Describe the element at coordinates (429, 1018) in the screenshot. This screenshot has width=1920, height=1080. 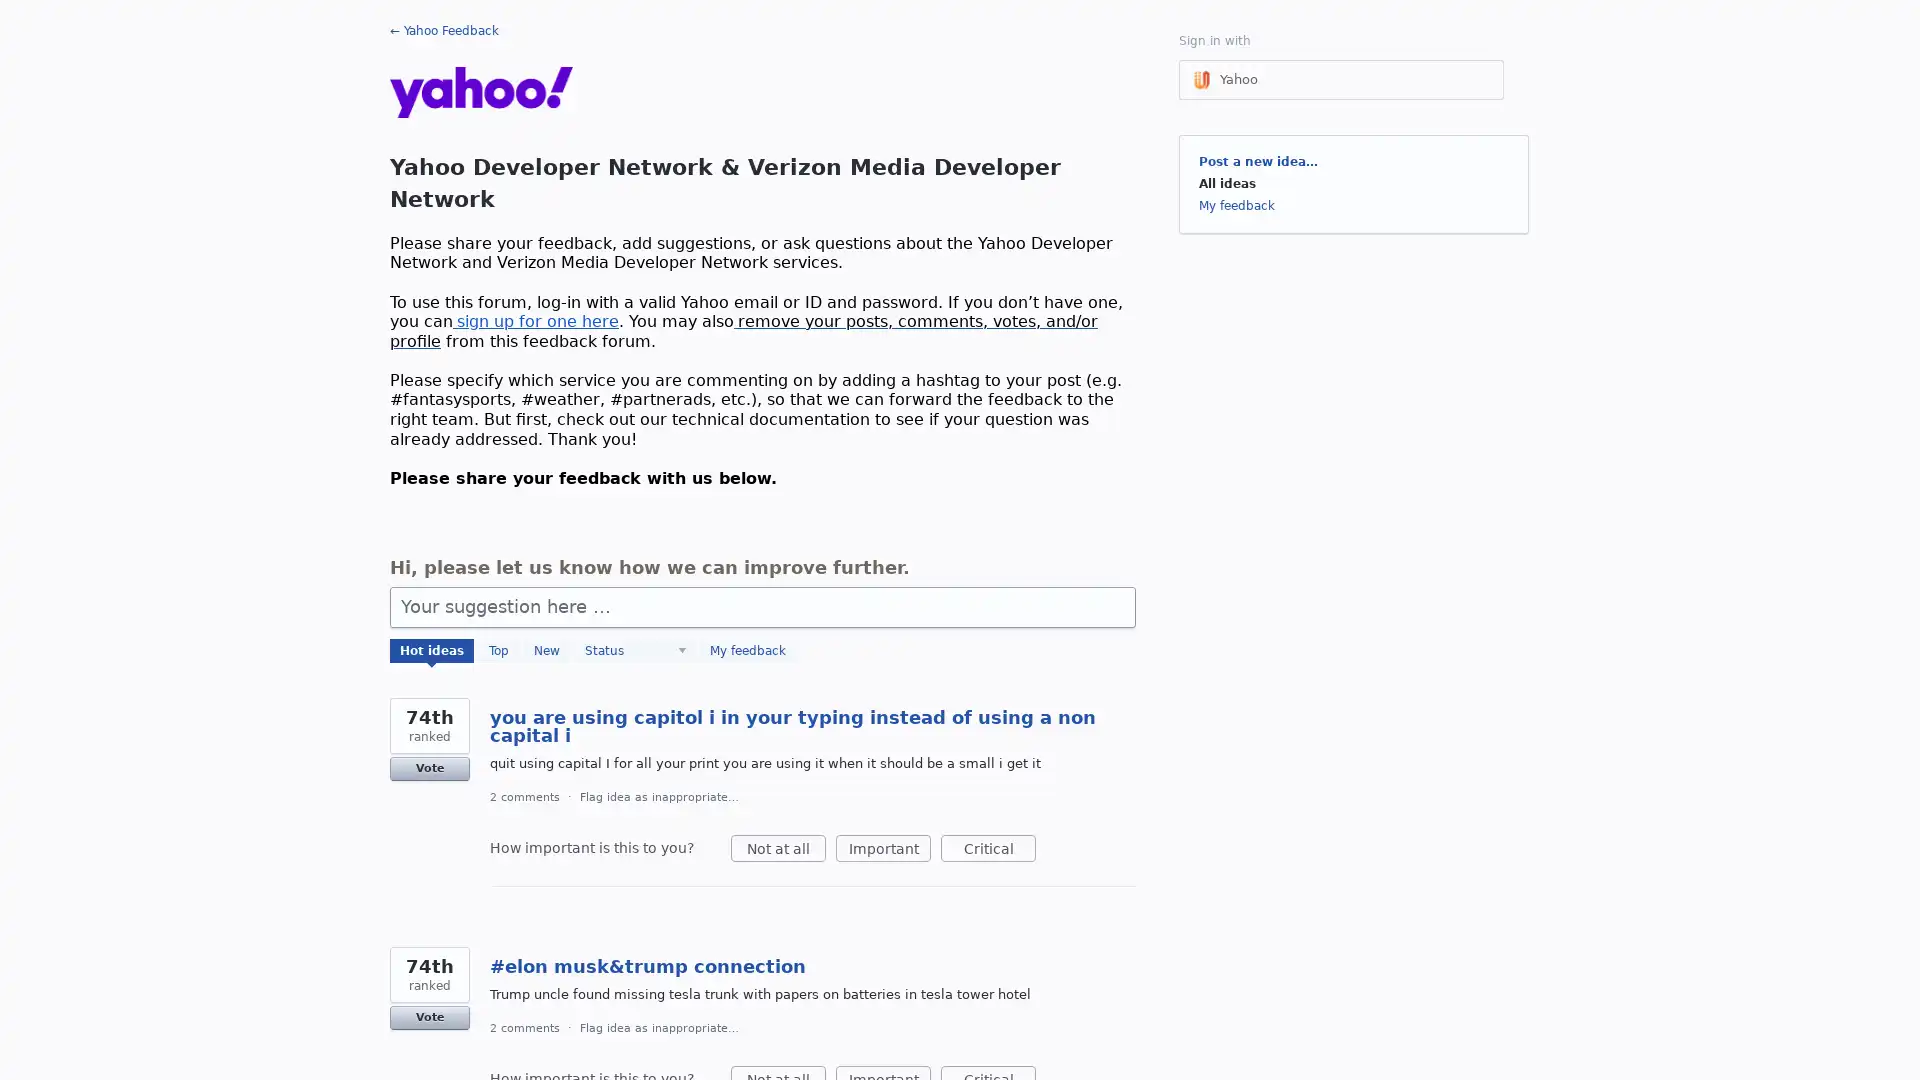
I see `Vote` at that location.